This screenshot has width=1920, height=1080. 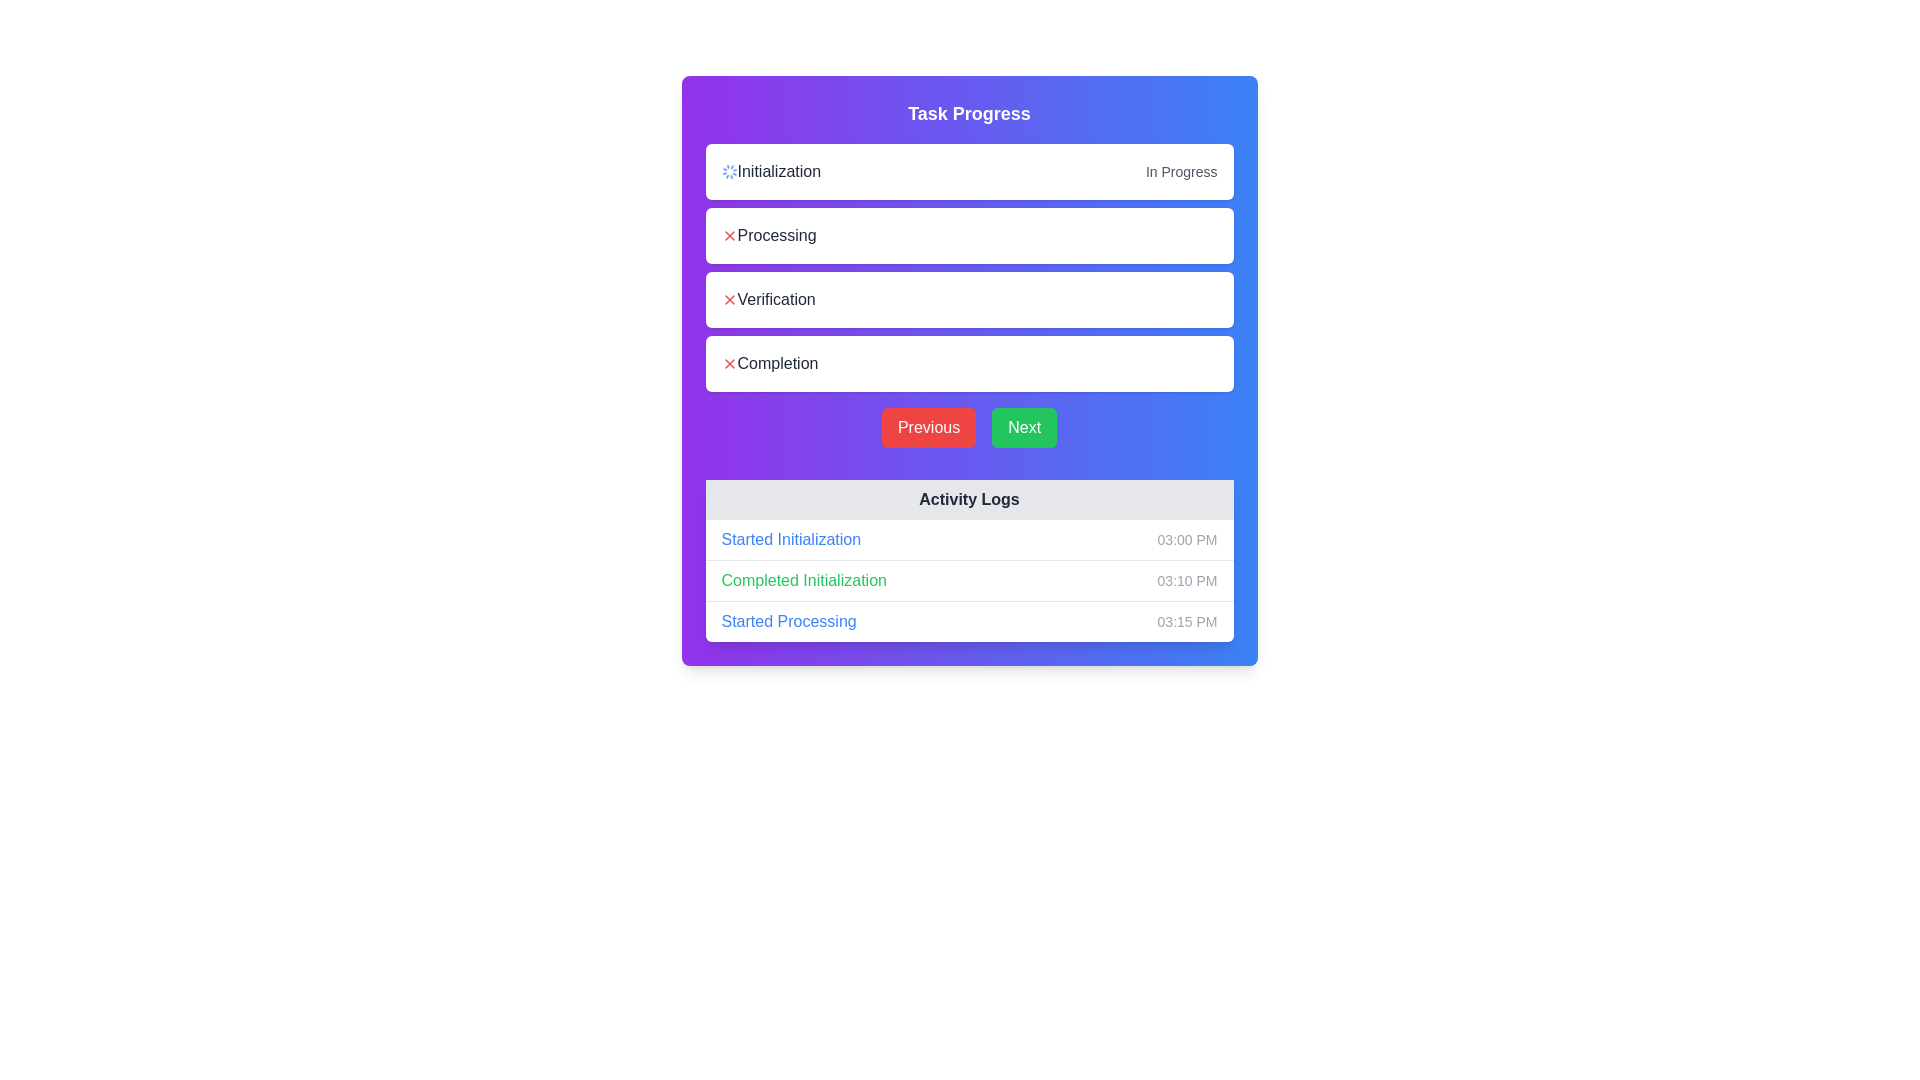 What do you see at coordinates (969, 171) in the screenshot?
I see `the topmost List item displaying the current status of the 'Initialization' step in the 'Task Progress' component` at bounding box center [969, 171].